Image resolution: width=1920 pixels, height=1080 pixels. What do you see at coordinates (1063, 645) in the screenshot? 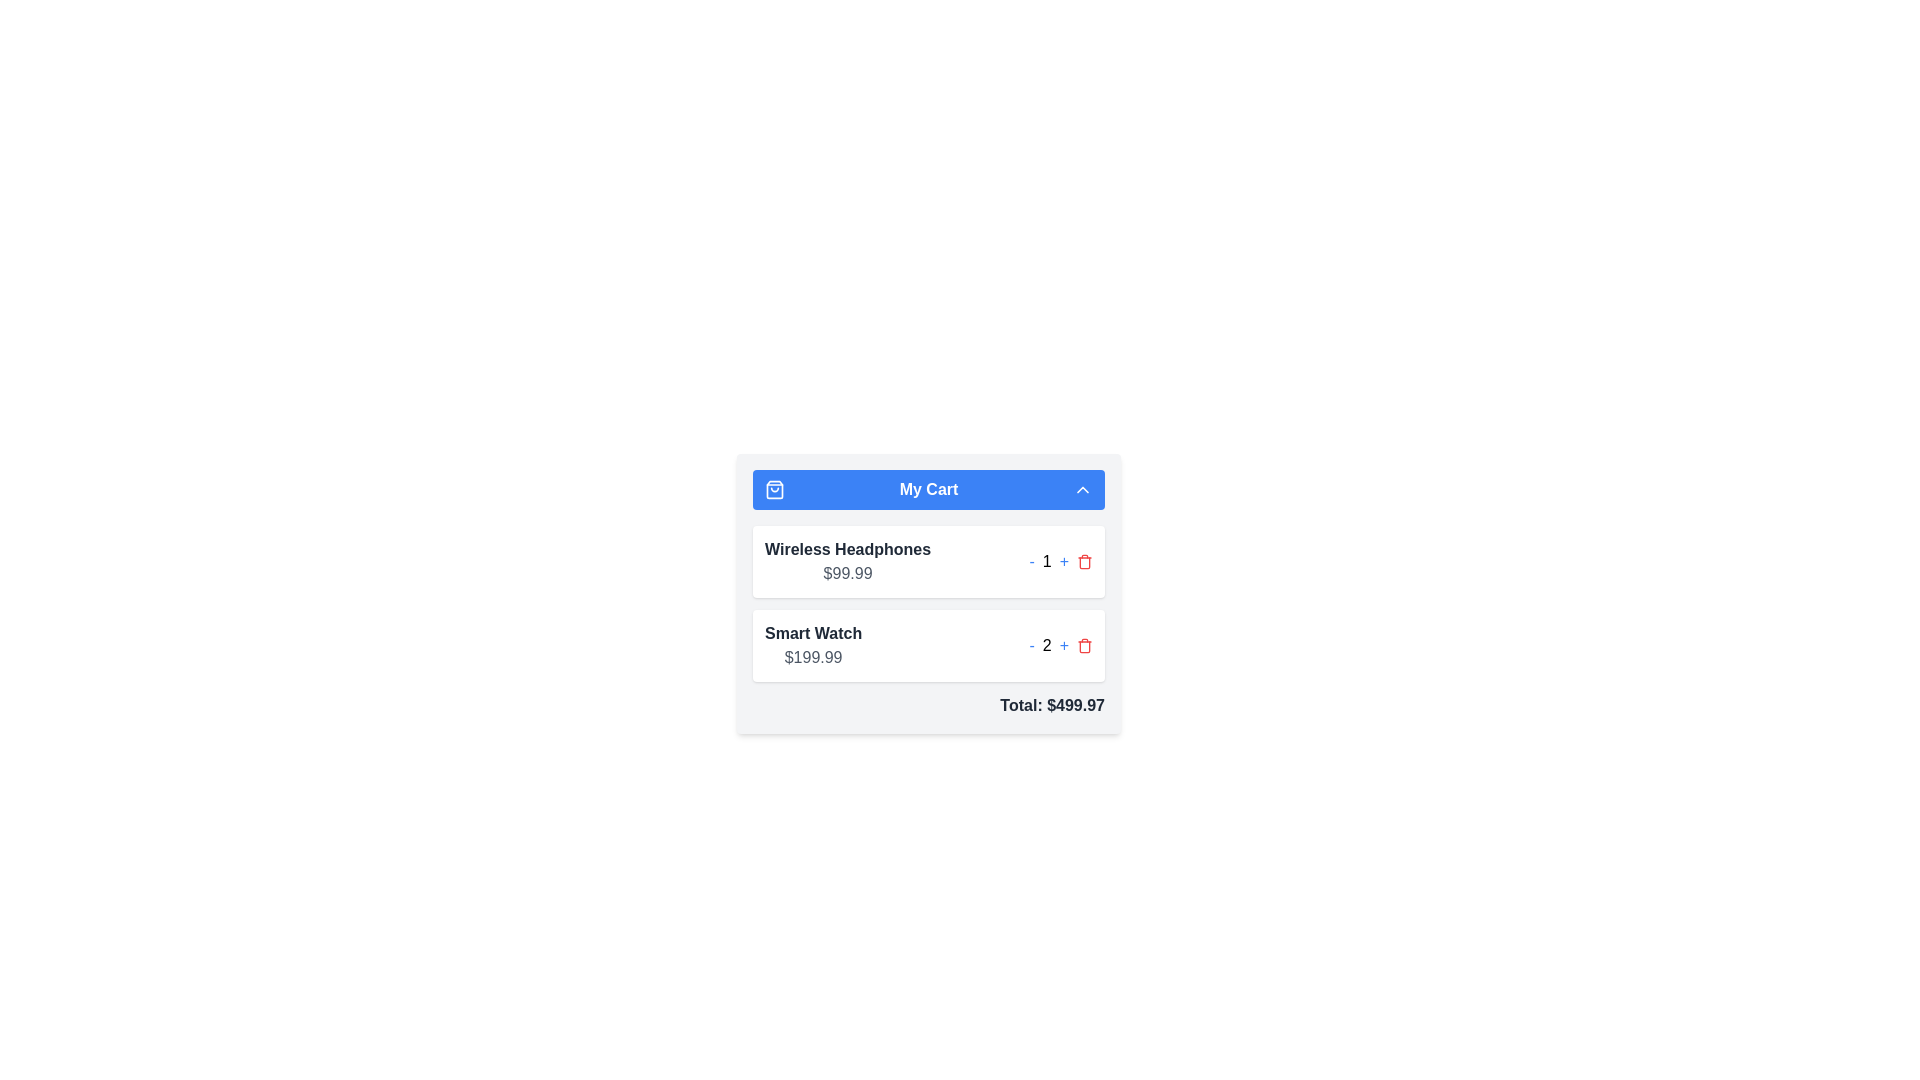
I see `the increment button for the Smart Watch item in the shopping cart to increase its quantity by one` at bounding box center [1063, 645].